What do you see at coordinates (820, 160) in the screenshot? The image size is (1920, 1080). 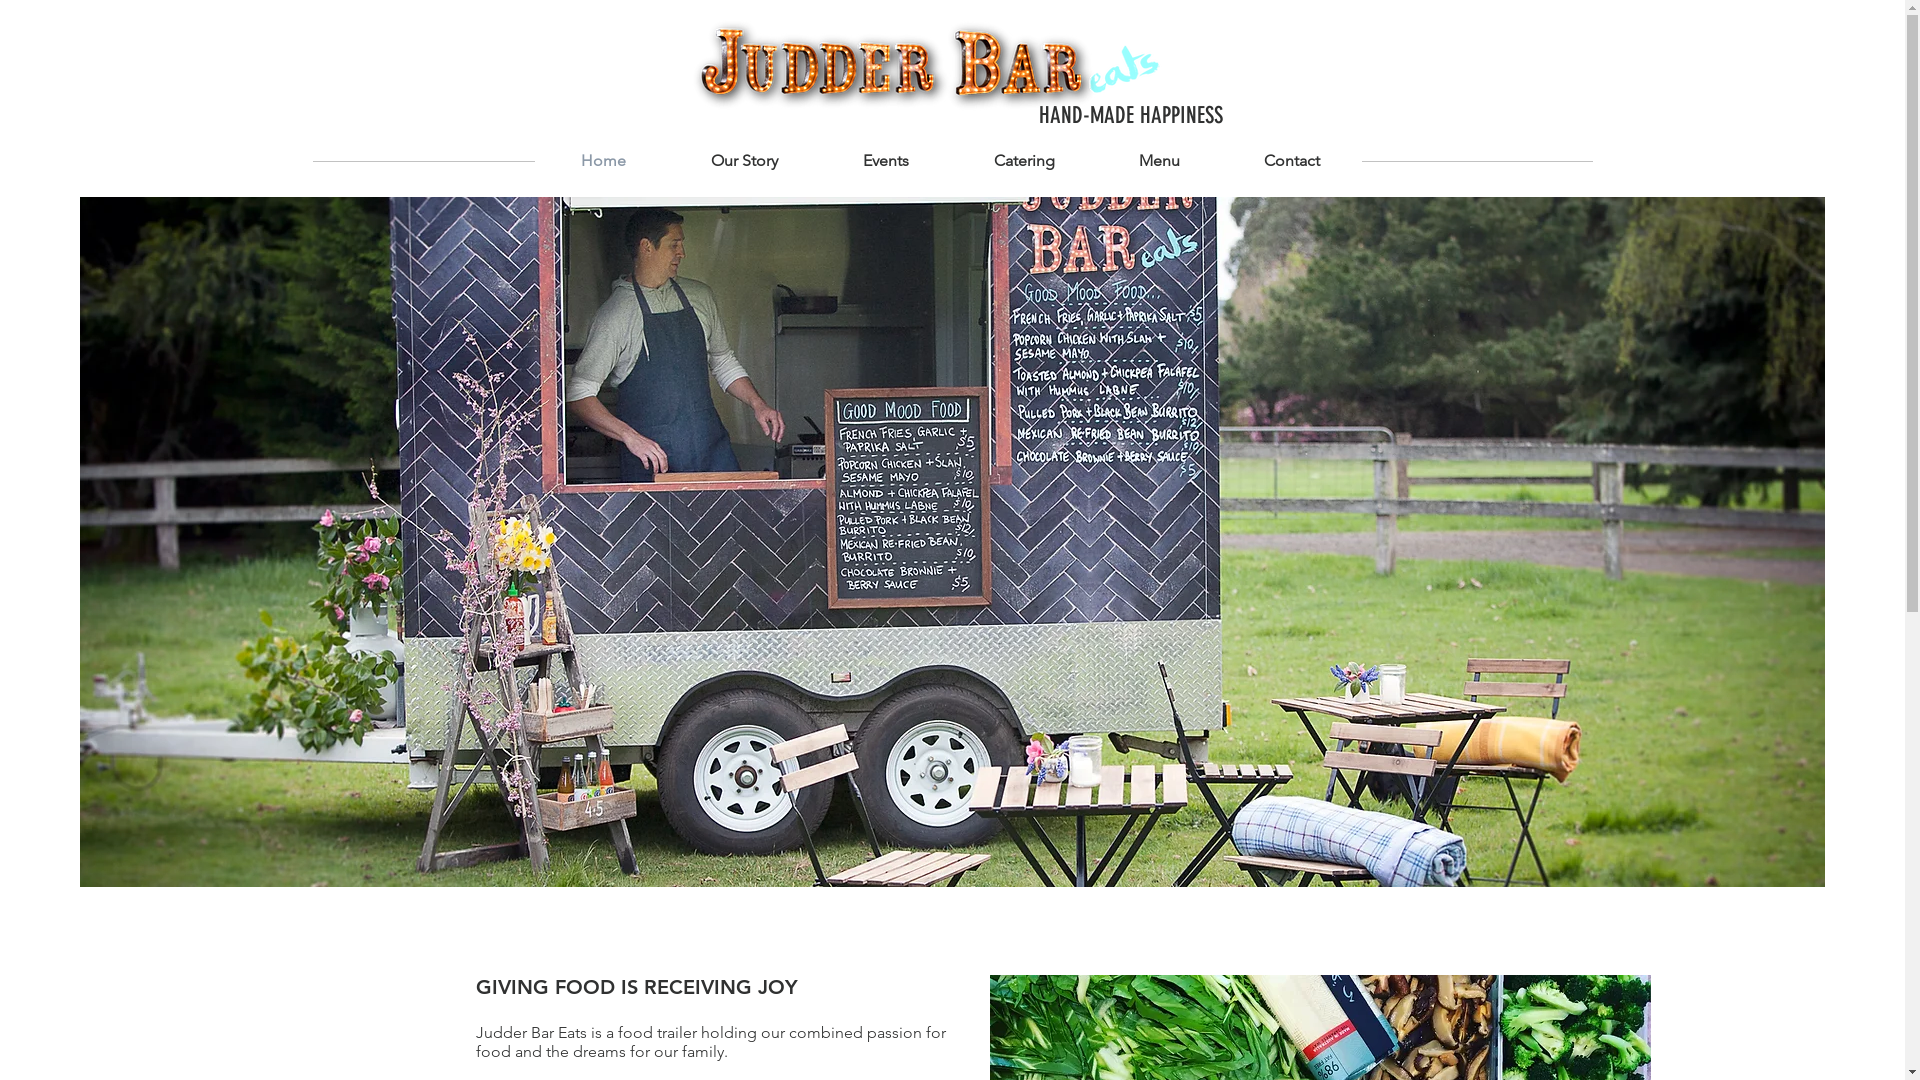 I see `'Events'` at bounding box center [820, 160].